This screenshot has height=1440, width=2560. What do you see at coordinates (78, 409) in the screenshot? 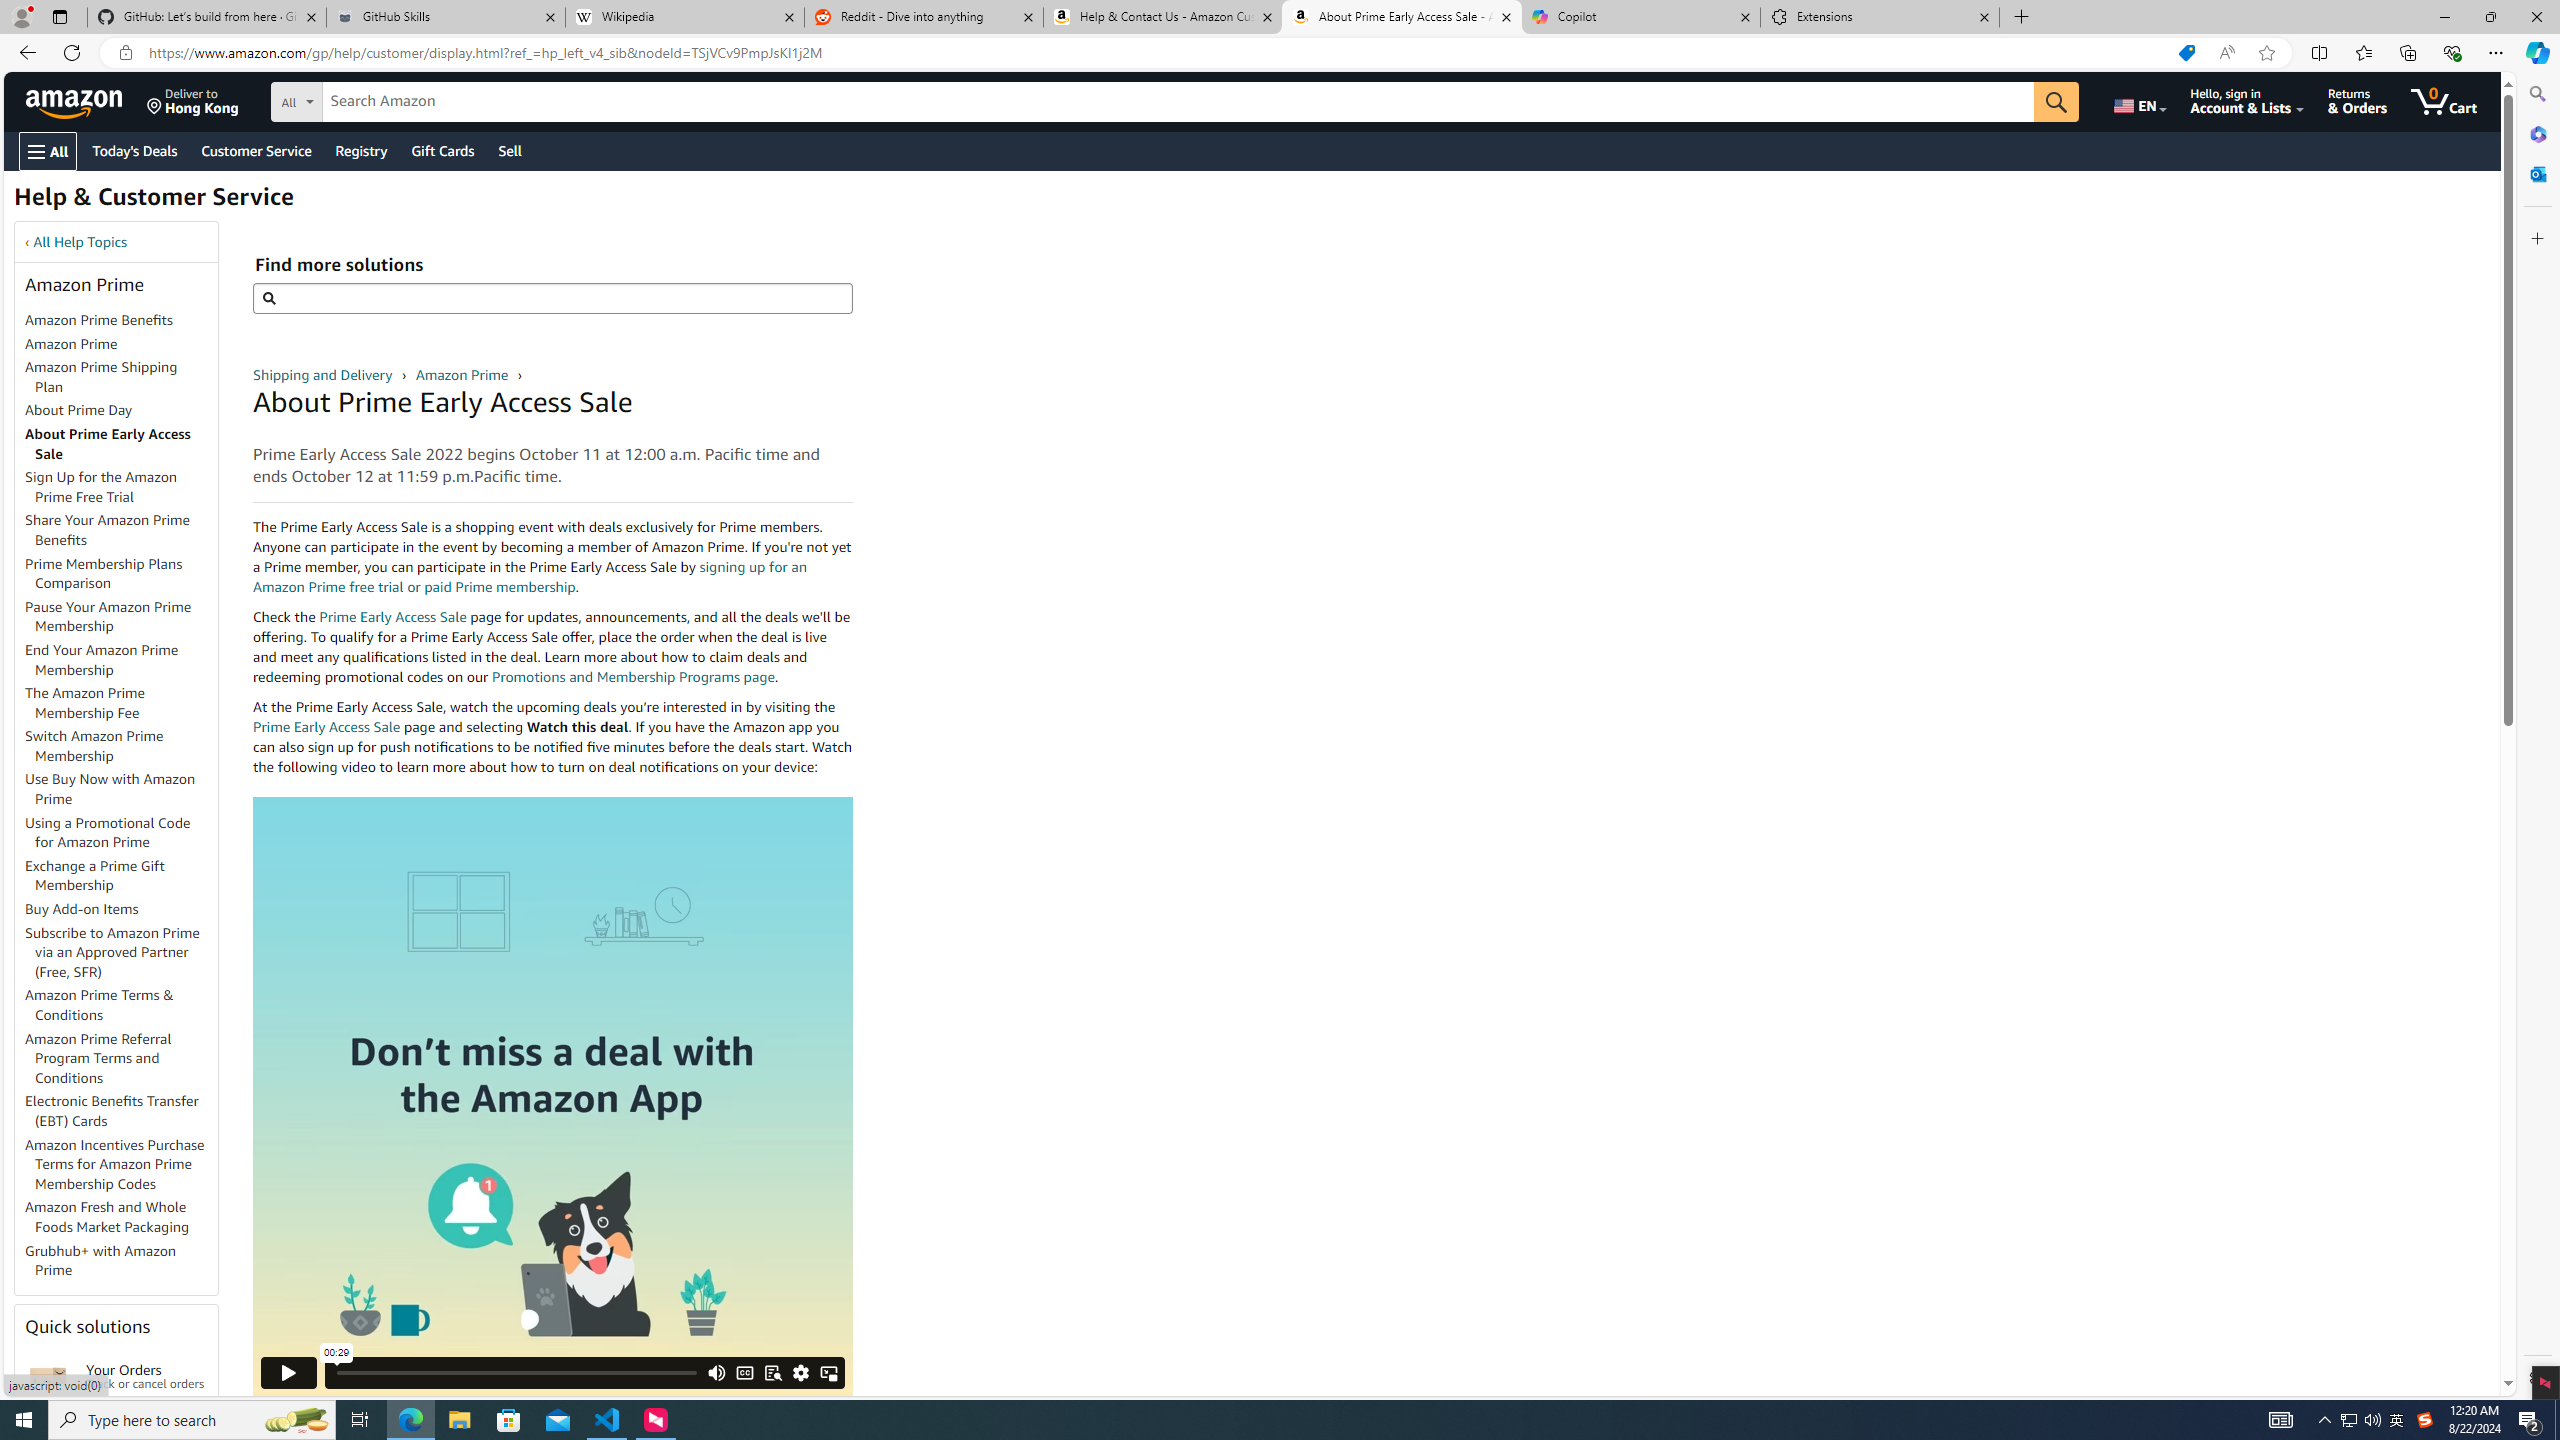
I see `'About Prime Day'` at bounding box center [78, 409].